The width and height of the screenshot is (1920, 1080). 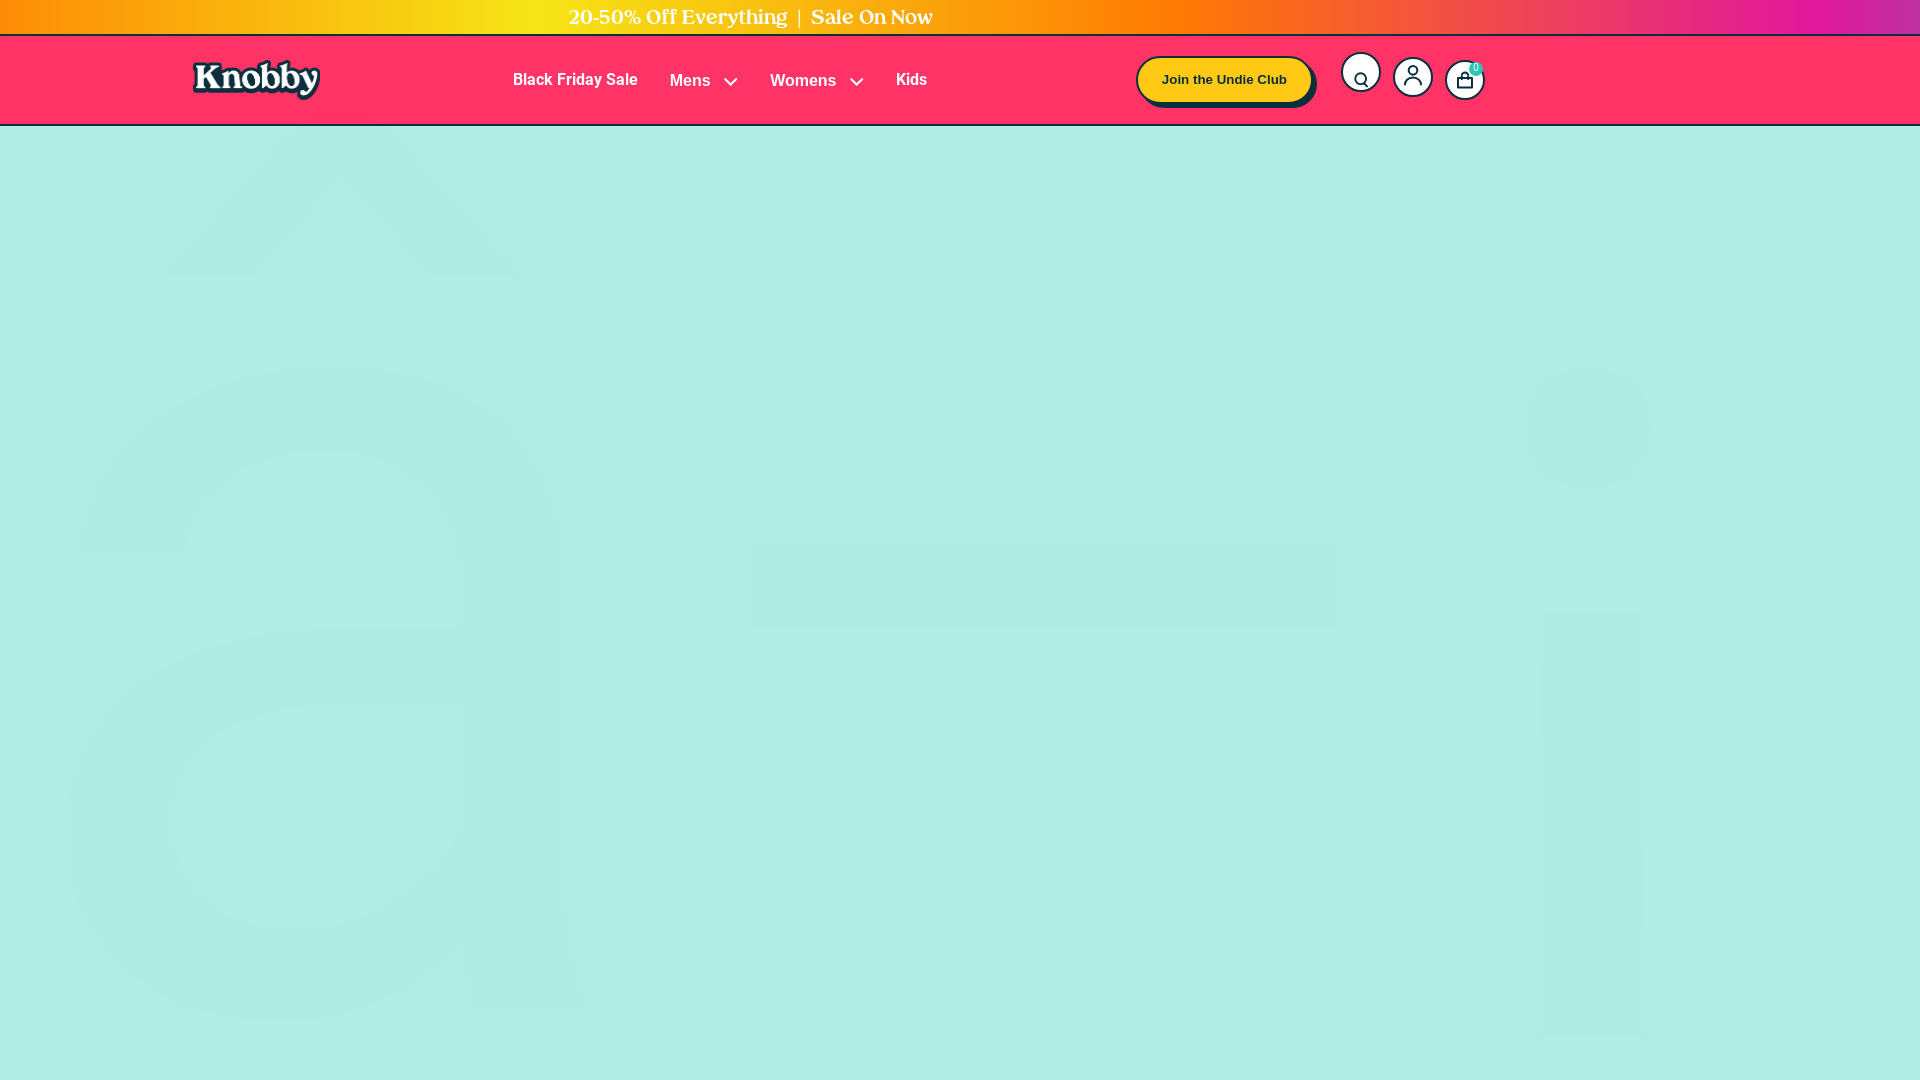 I want to click on 'Kids', so click(x=910, y=78).